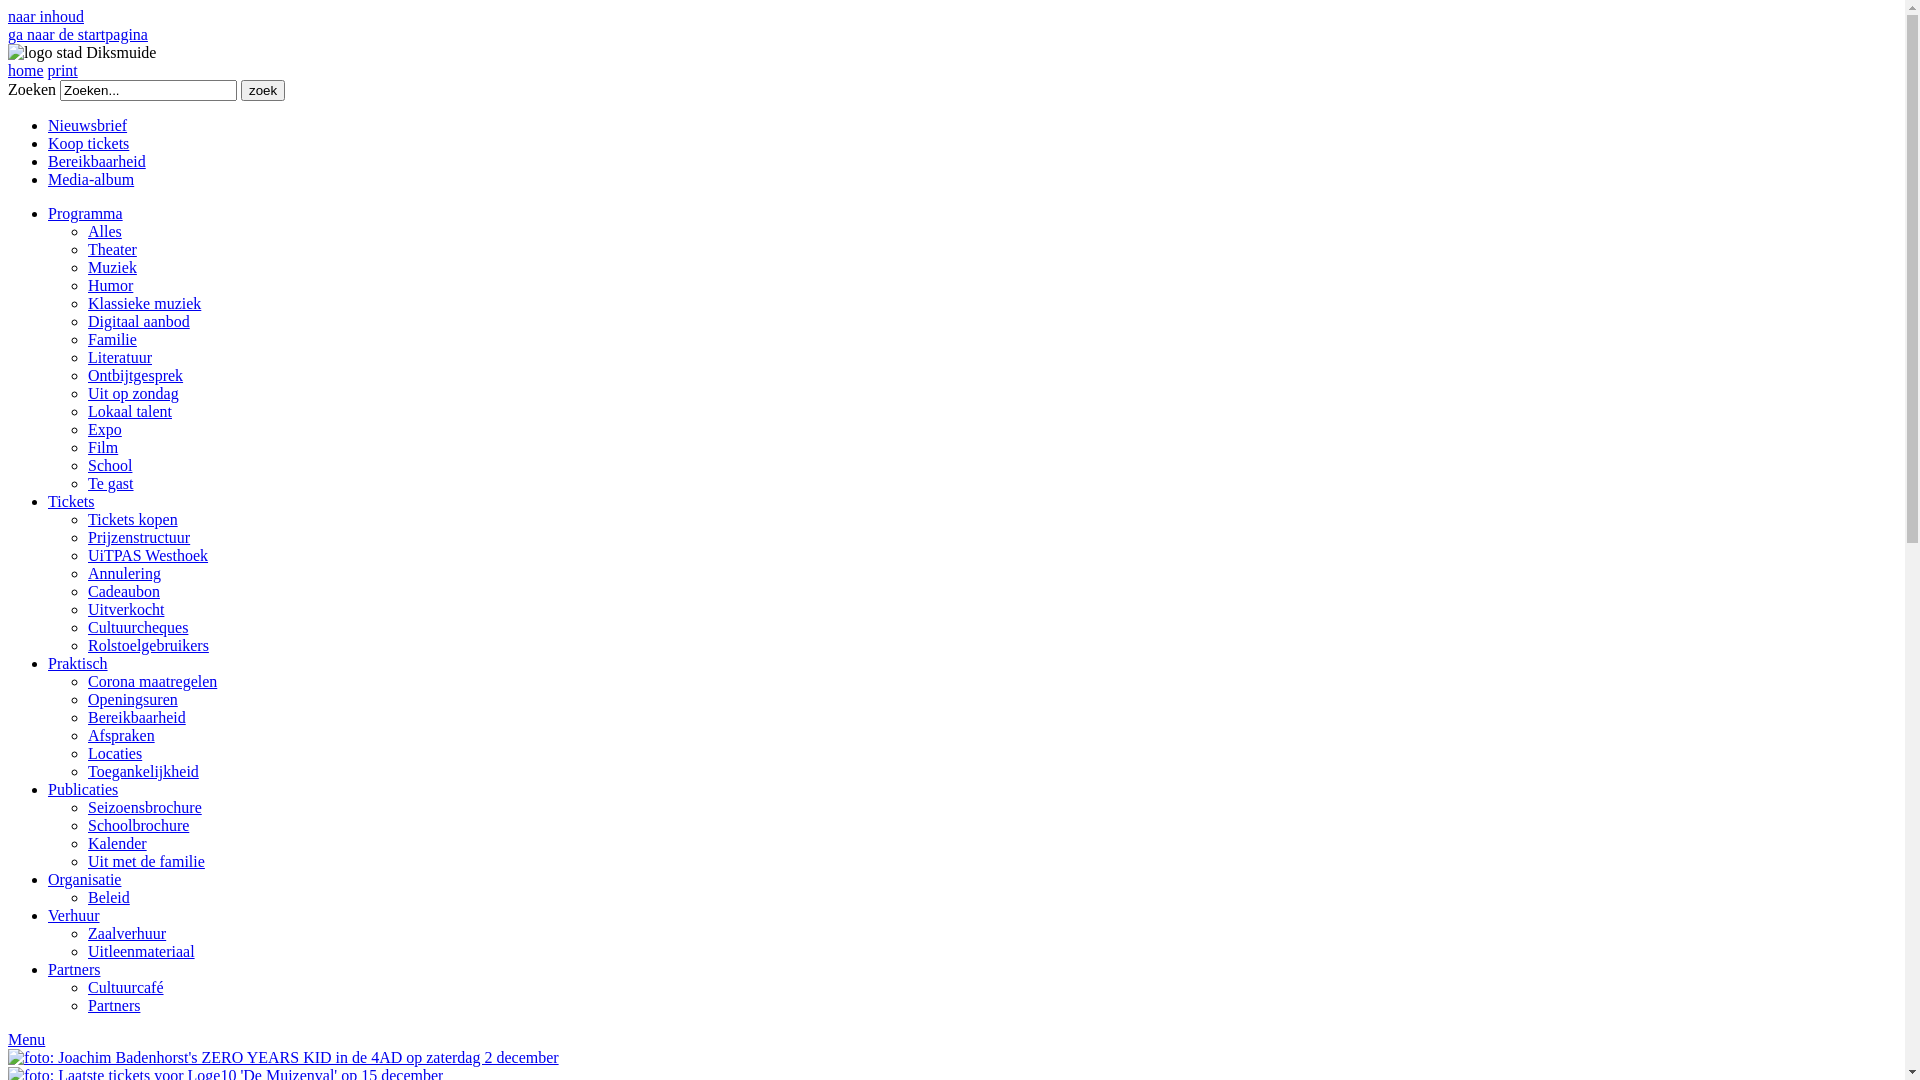 The width and height of the screenshot is (1920, 1080). What do you see at coordinates (46, 16) in the screenshot?
I see `'naar inhoud'` at bounding box center [46, 16].